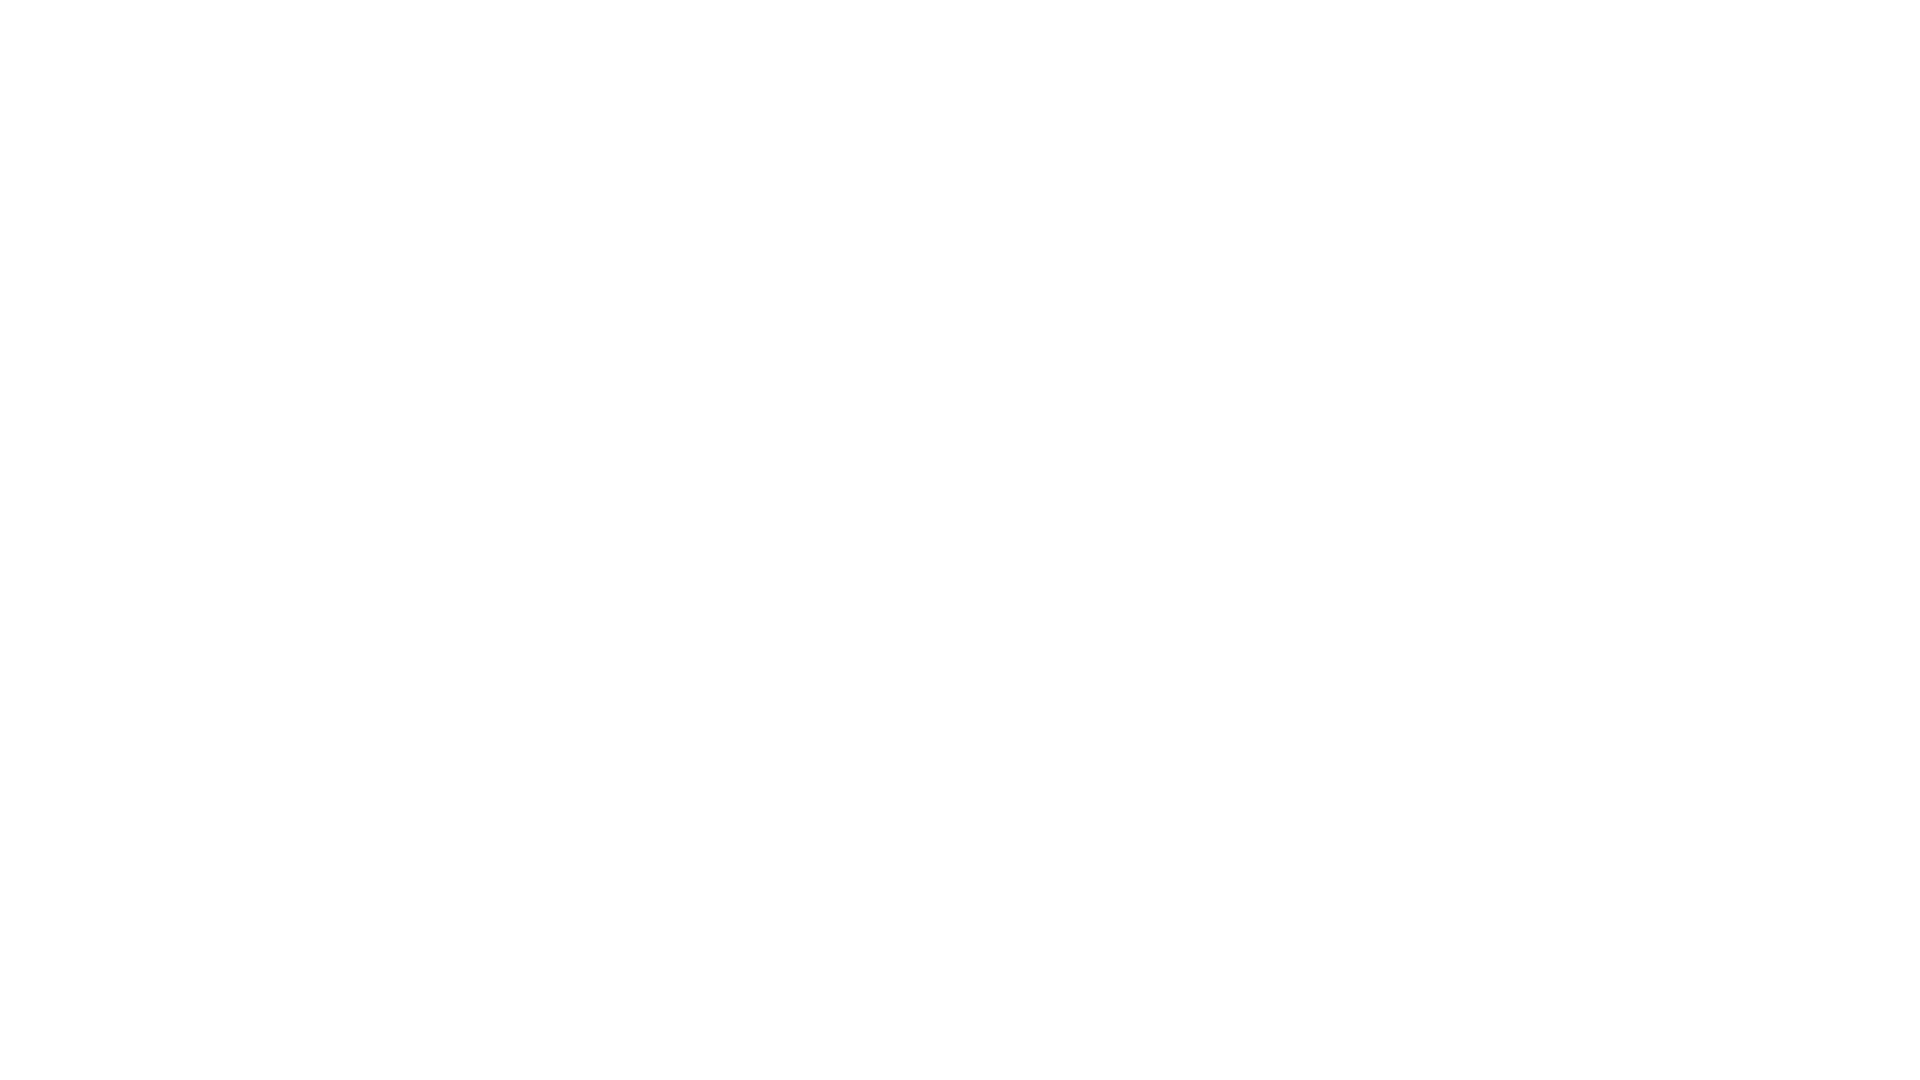 The width and height of the screenshot is (1920, 1080). What do you see at coordinates (387, 729) in the screenshot?
I see `the theme toggle button to switch between light and dark themes` at bounding box center [387, 729].